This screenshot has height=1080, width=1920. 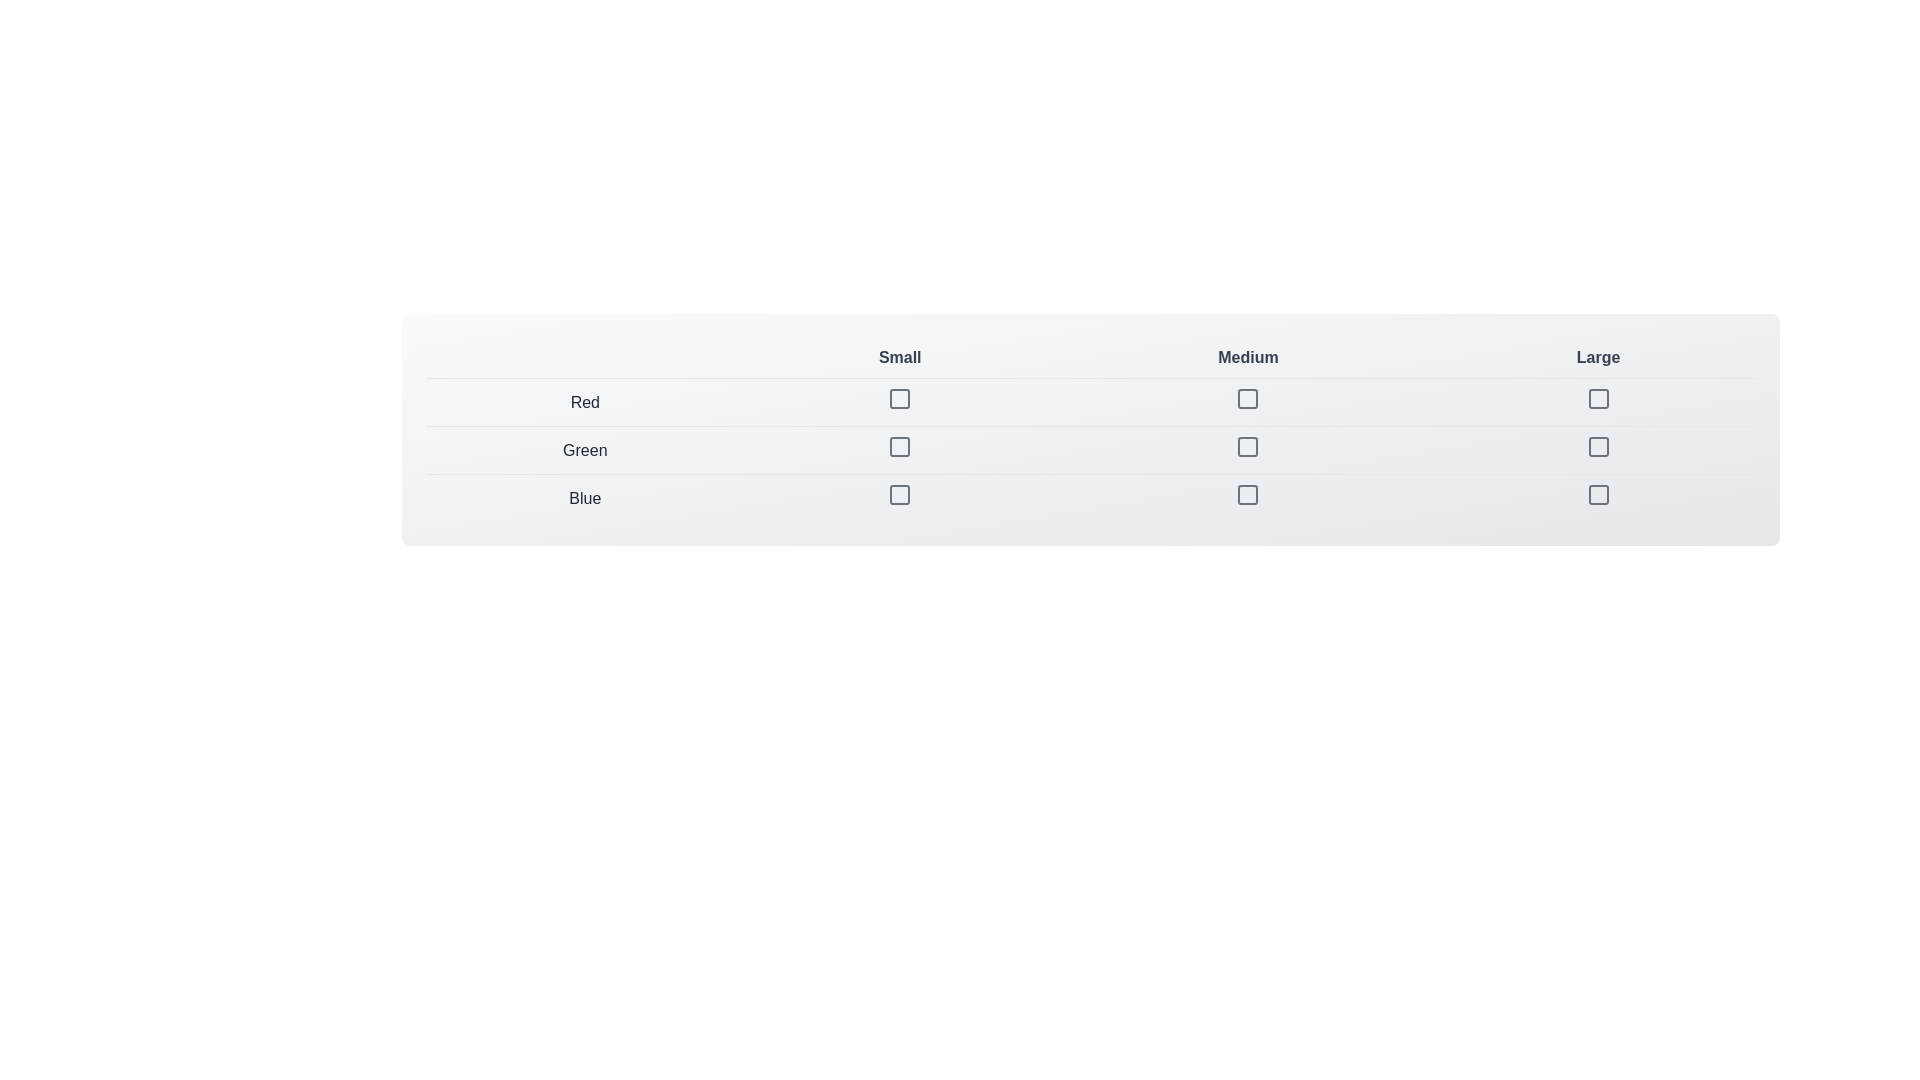 I want to click on the small, square-shaped checkbox with rounded corners located in the second row and third column under the 'Medium' column heading beside the label 'Green', so click(x=1247, y=446).